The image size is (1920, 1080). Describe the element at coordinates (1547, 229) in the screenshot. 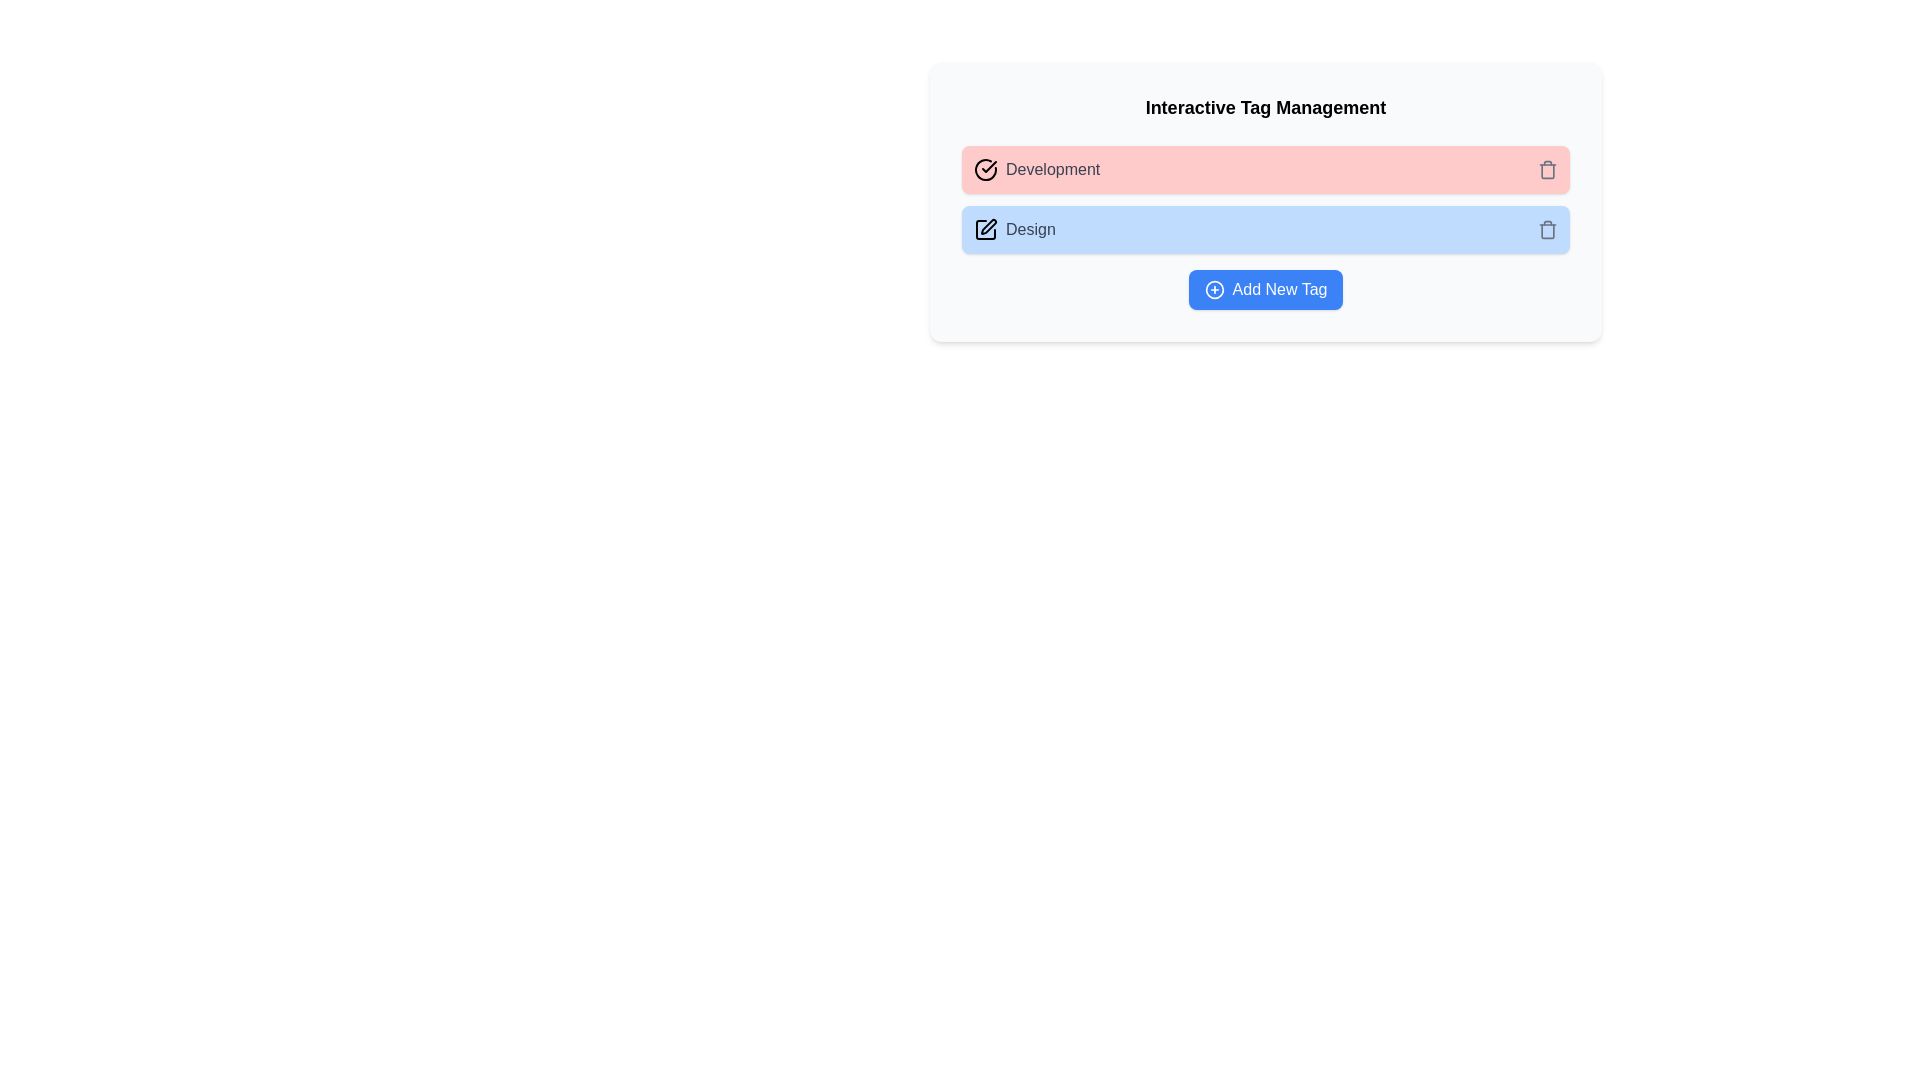

I see `the Icon button located at the rightmost side of the blue-highlighted 'Design' section, aligned horizontally with the text 'Design'` at that location.